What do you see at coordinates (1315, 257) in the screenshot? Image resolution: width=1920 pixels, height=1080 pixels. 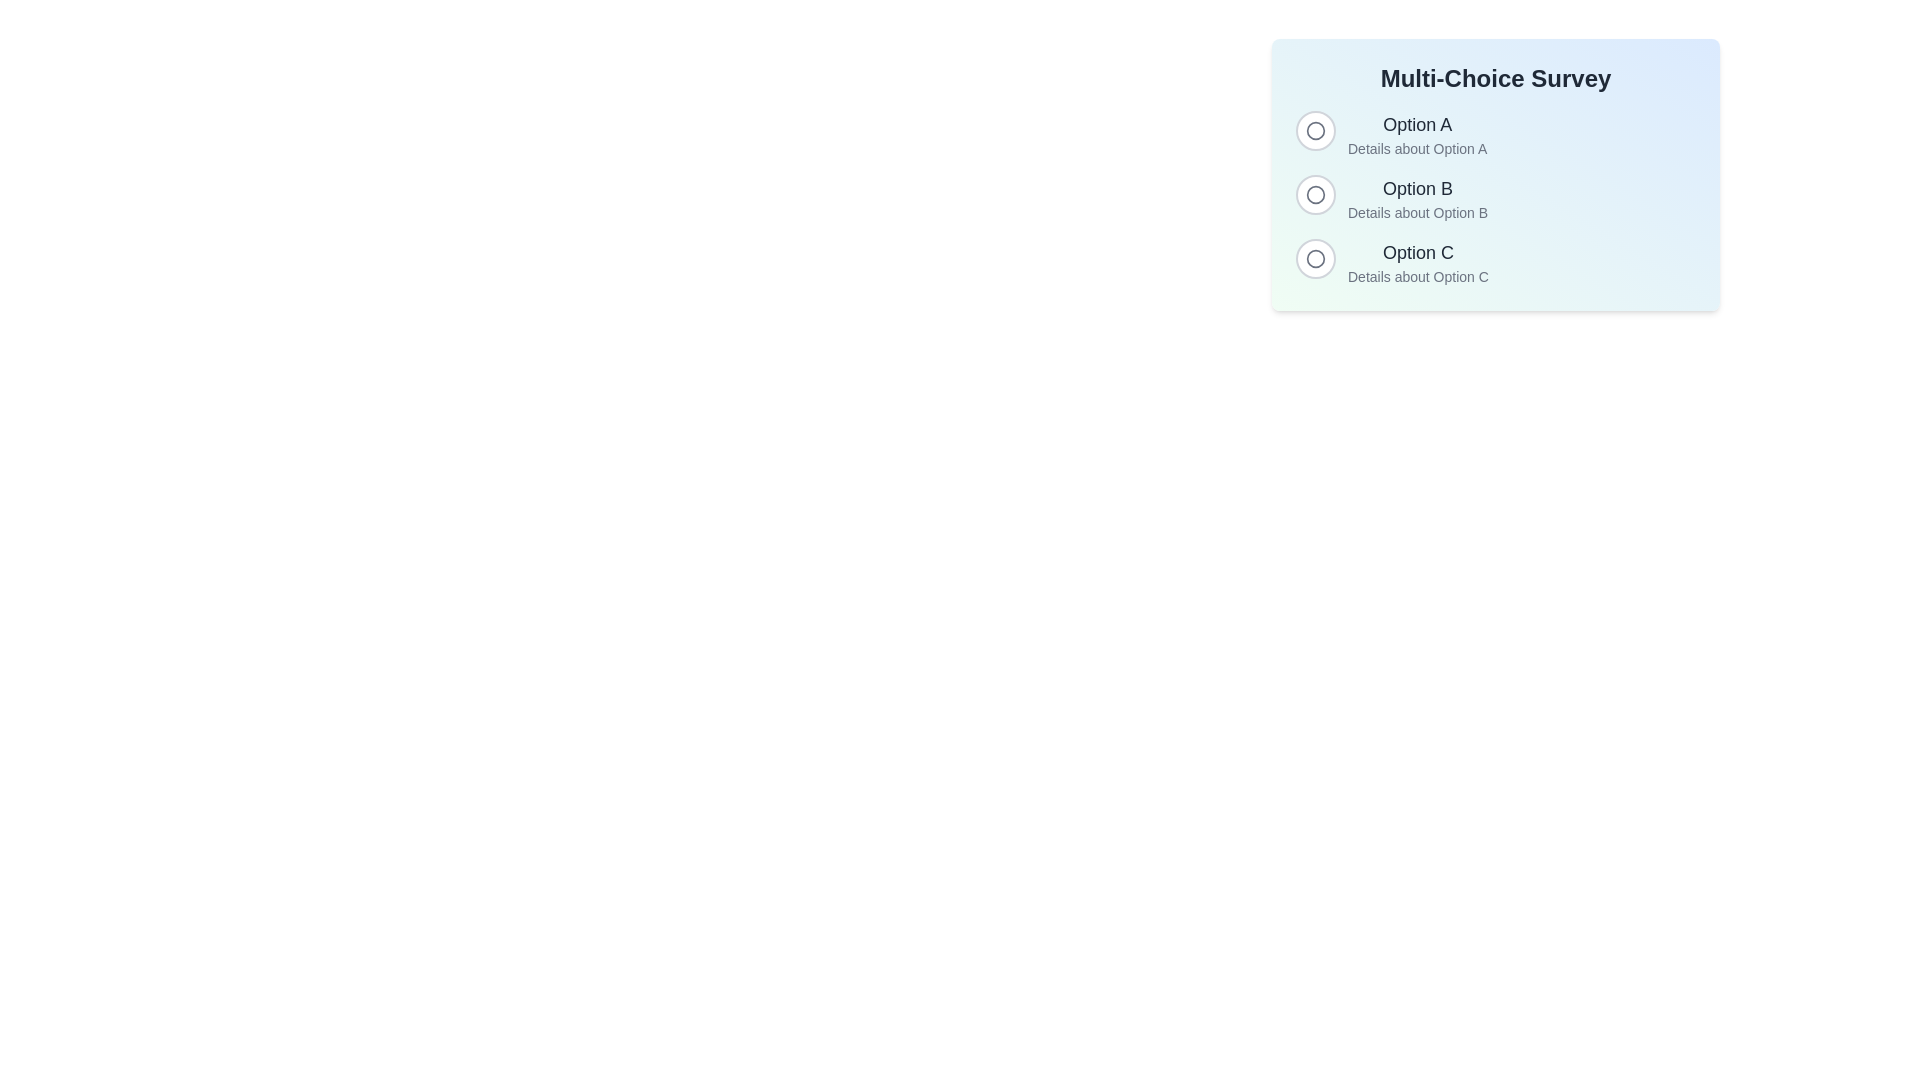 I see `the circular selection indicator, which is a gray icon with a distinctive border` at bounding box center [1315, 257].